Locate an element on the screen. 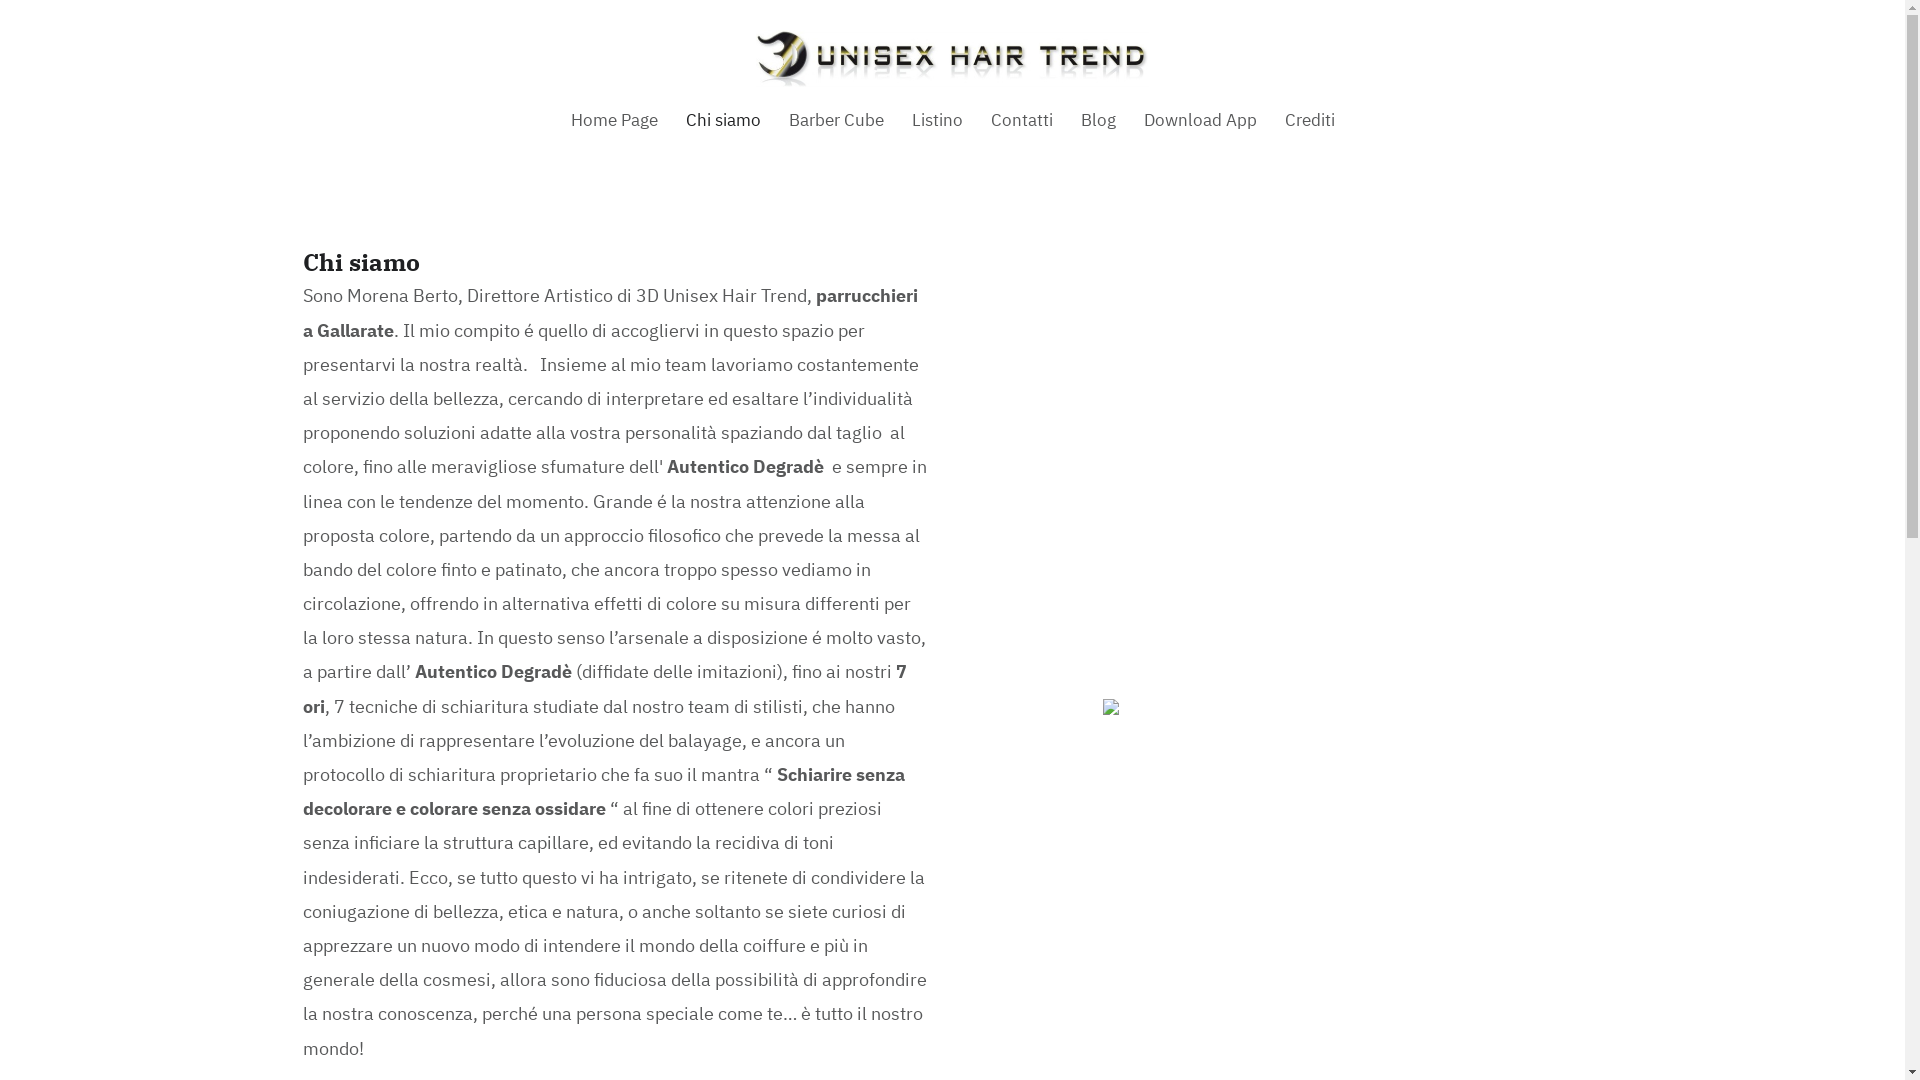 This screenshot has height=1080, width=1920. 'Chi siamo' is located at coordinates (722, 120).